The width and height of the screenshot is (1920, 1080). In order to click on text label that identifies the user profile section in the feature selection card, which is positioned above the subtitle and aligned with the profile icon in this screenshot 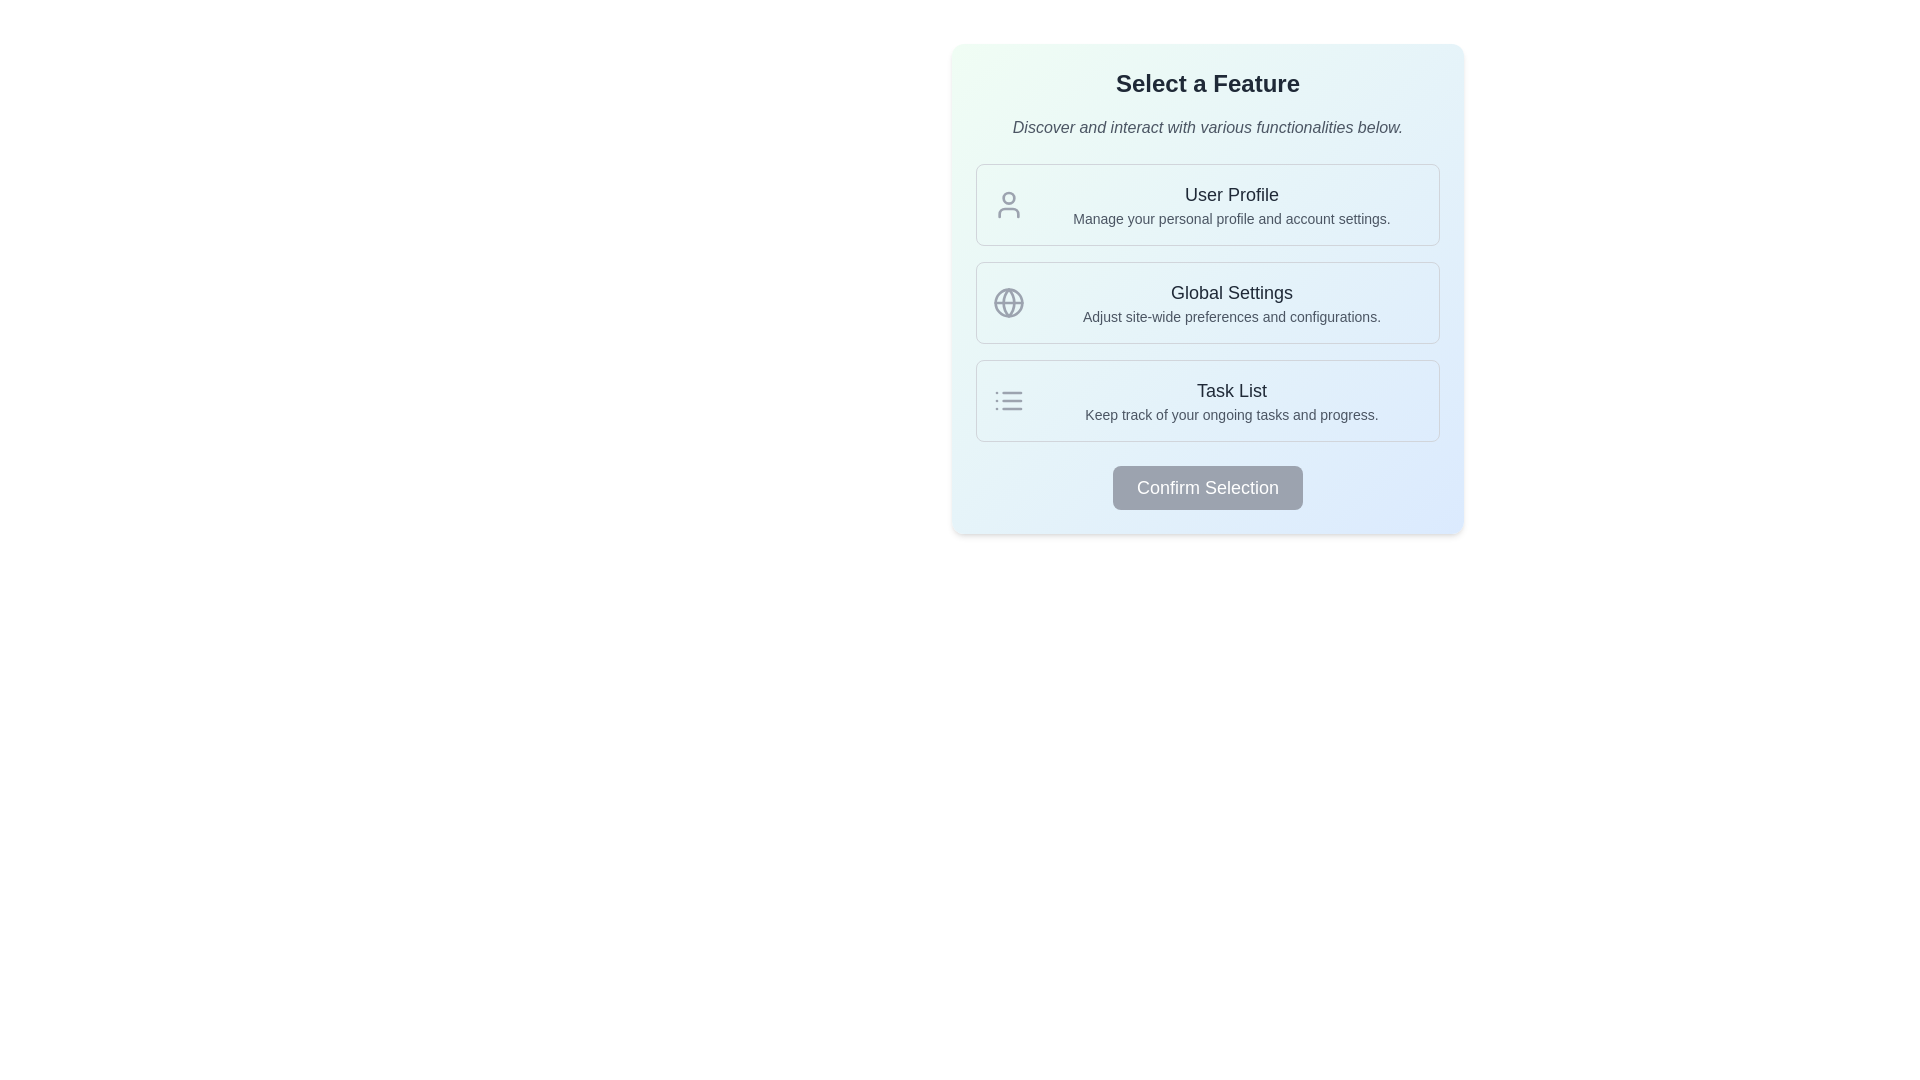, I will do `click(1231, 195)`.